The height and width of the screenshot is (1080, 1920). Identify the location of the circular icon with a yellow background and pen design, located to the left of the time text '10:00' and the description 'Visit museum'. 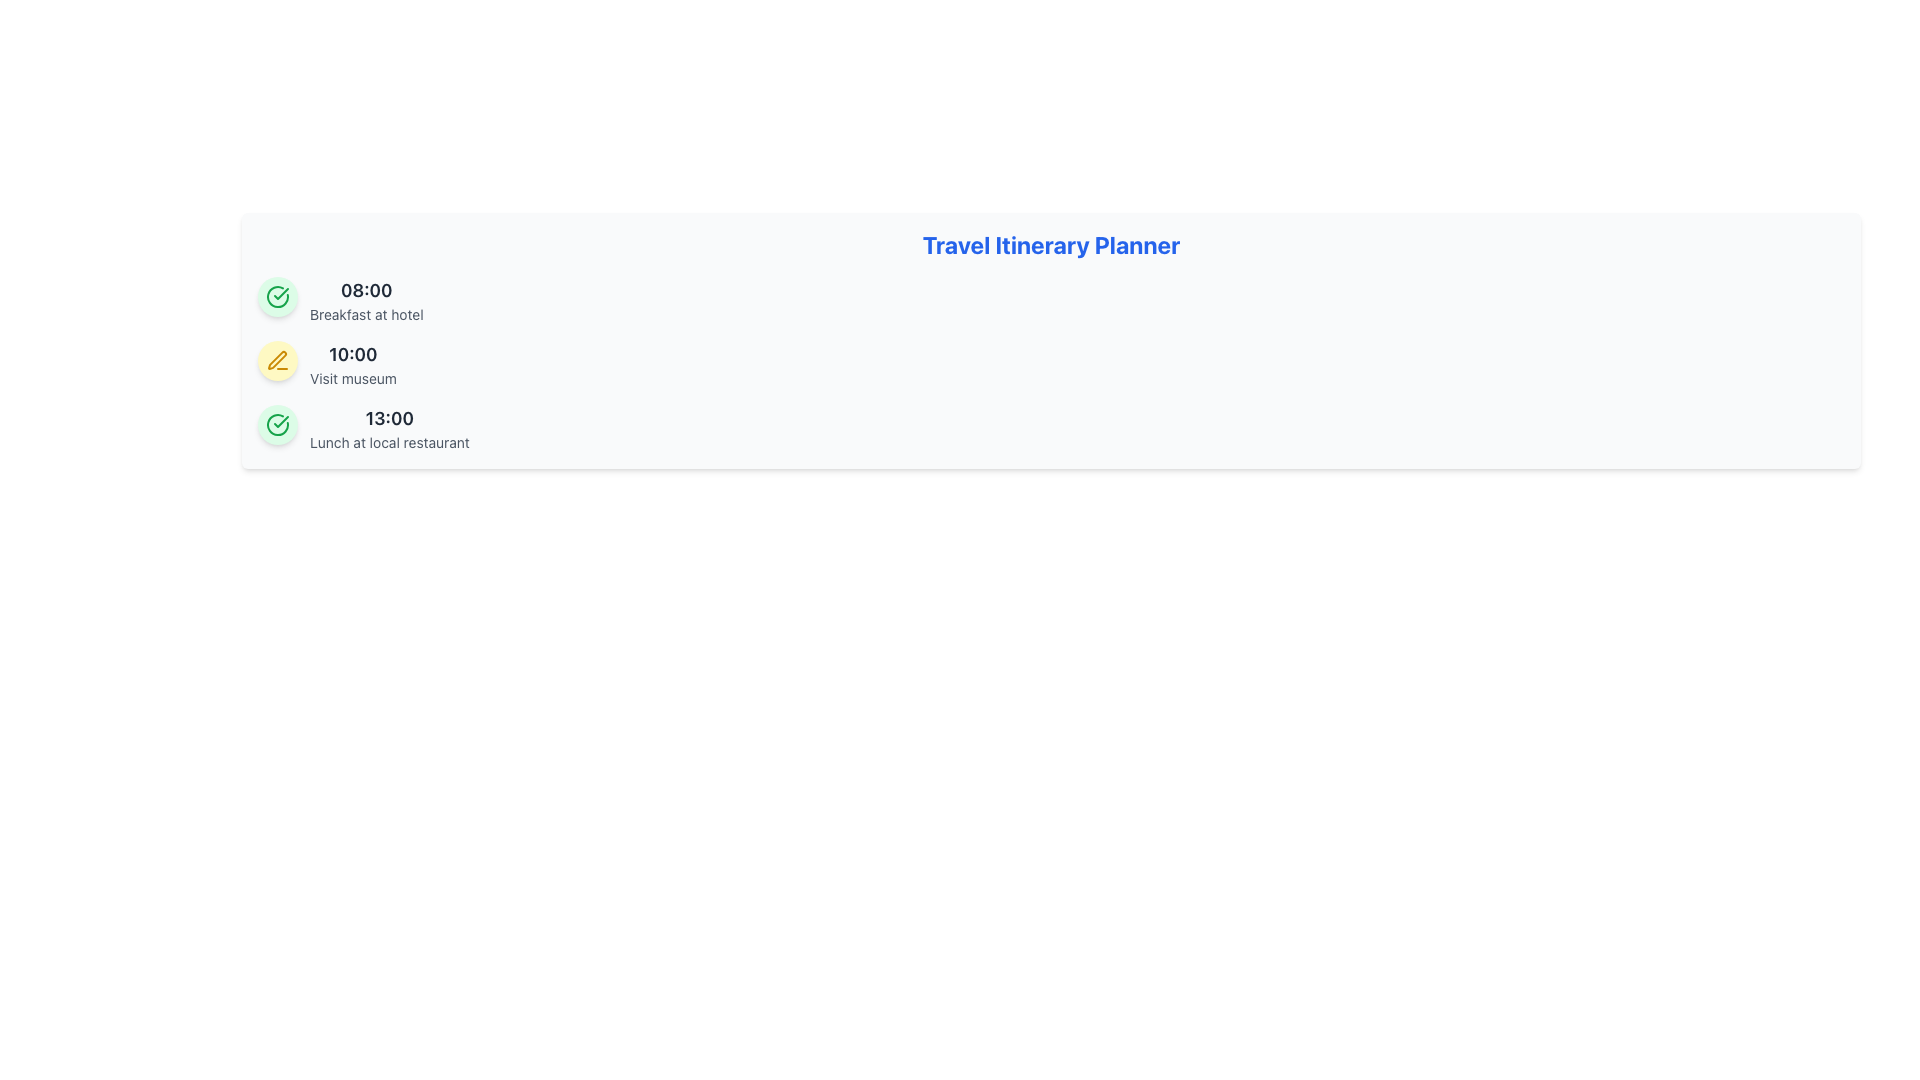
(277, 361).